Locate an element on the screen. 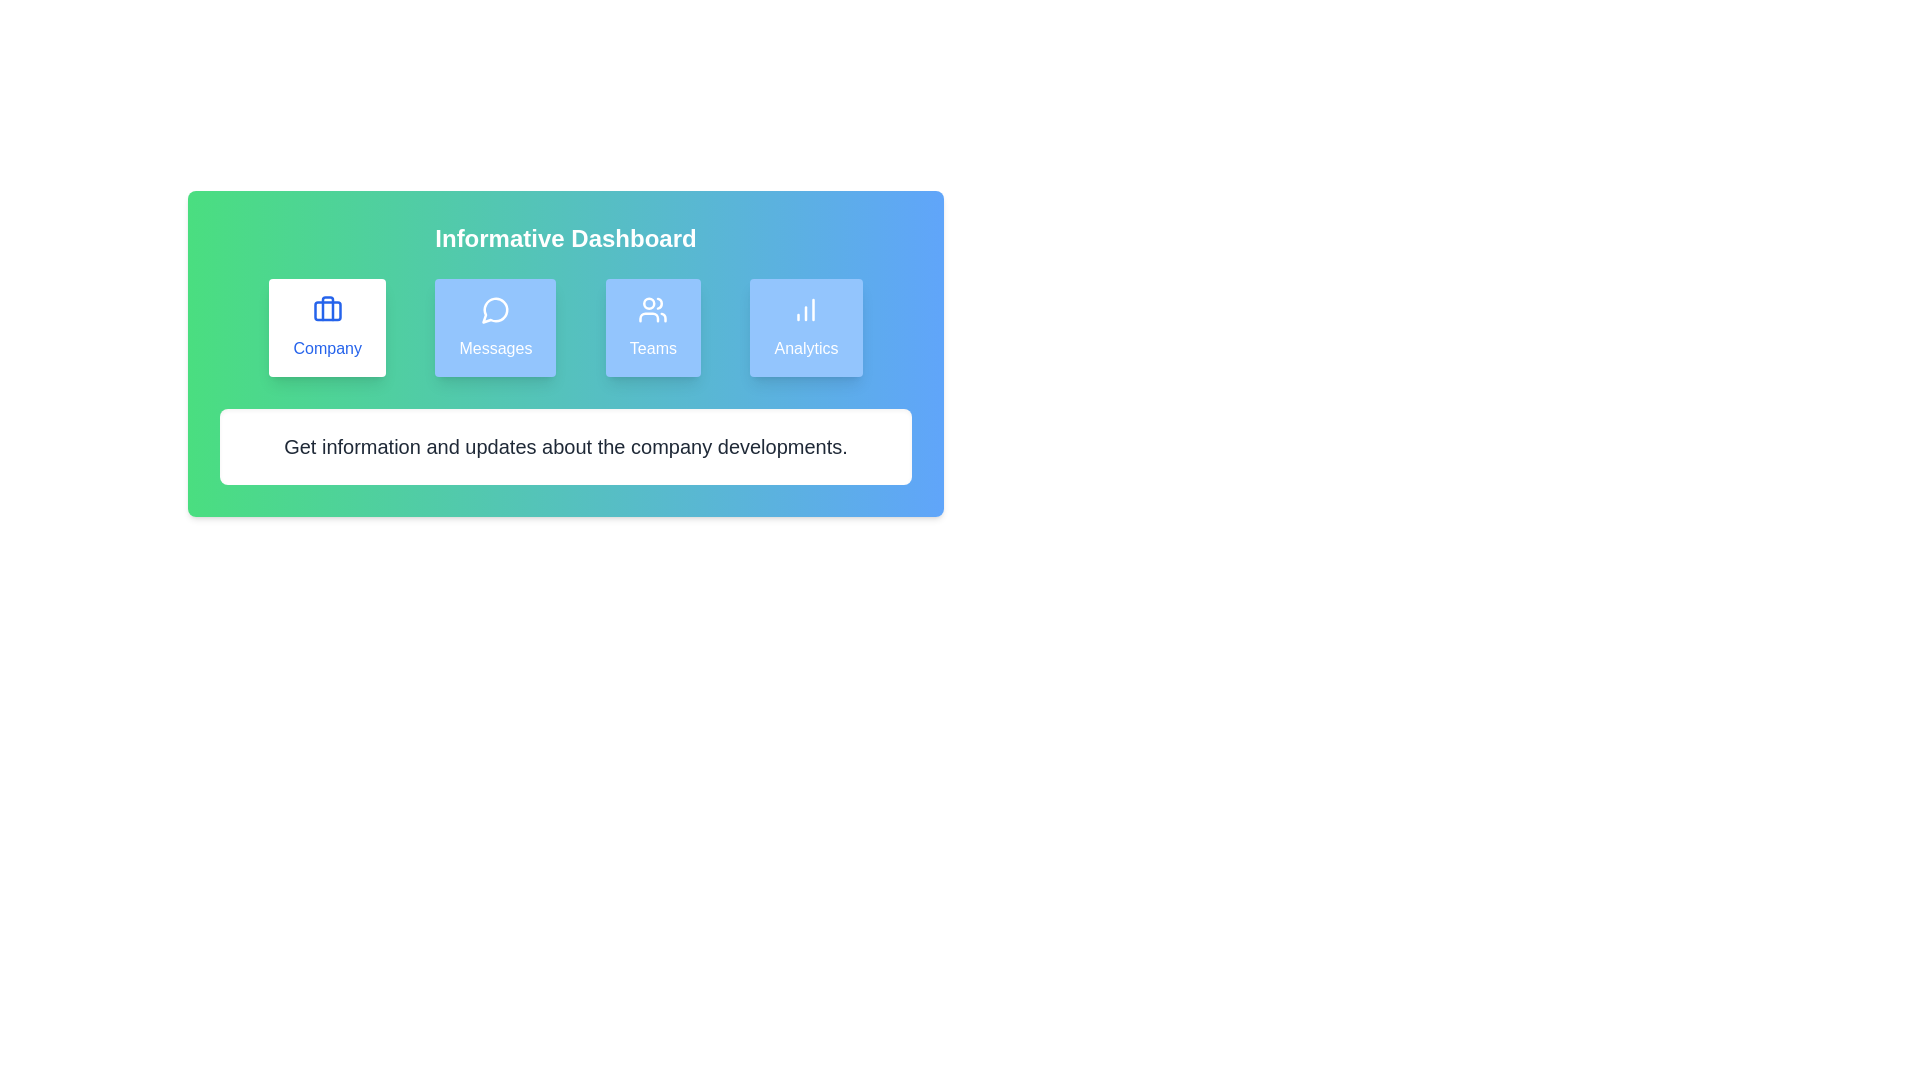 Image resolution: width=1920 pixels, height=1080 pixels. the messaging icon embedded within the 'Messages' button, which is the second button from the left in the horizontal navigation bar is located at coordinates (495, 310).